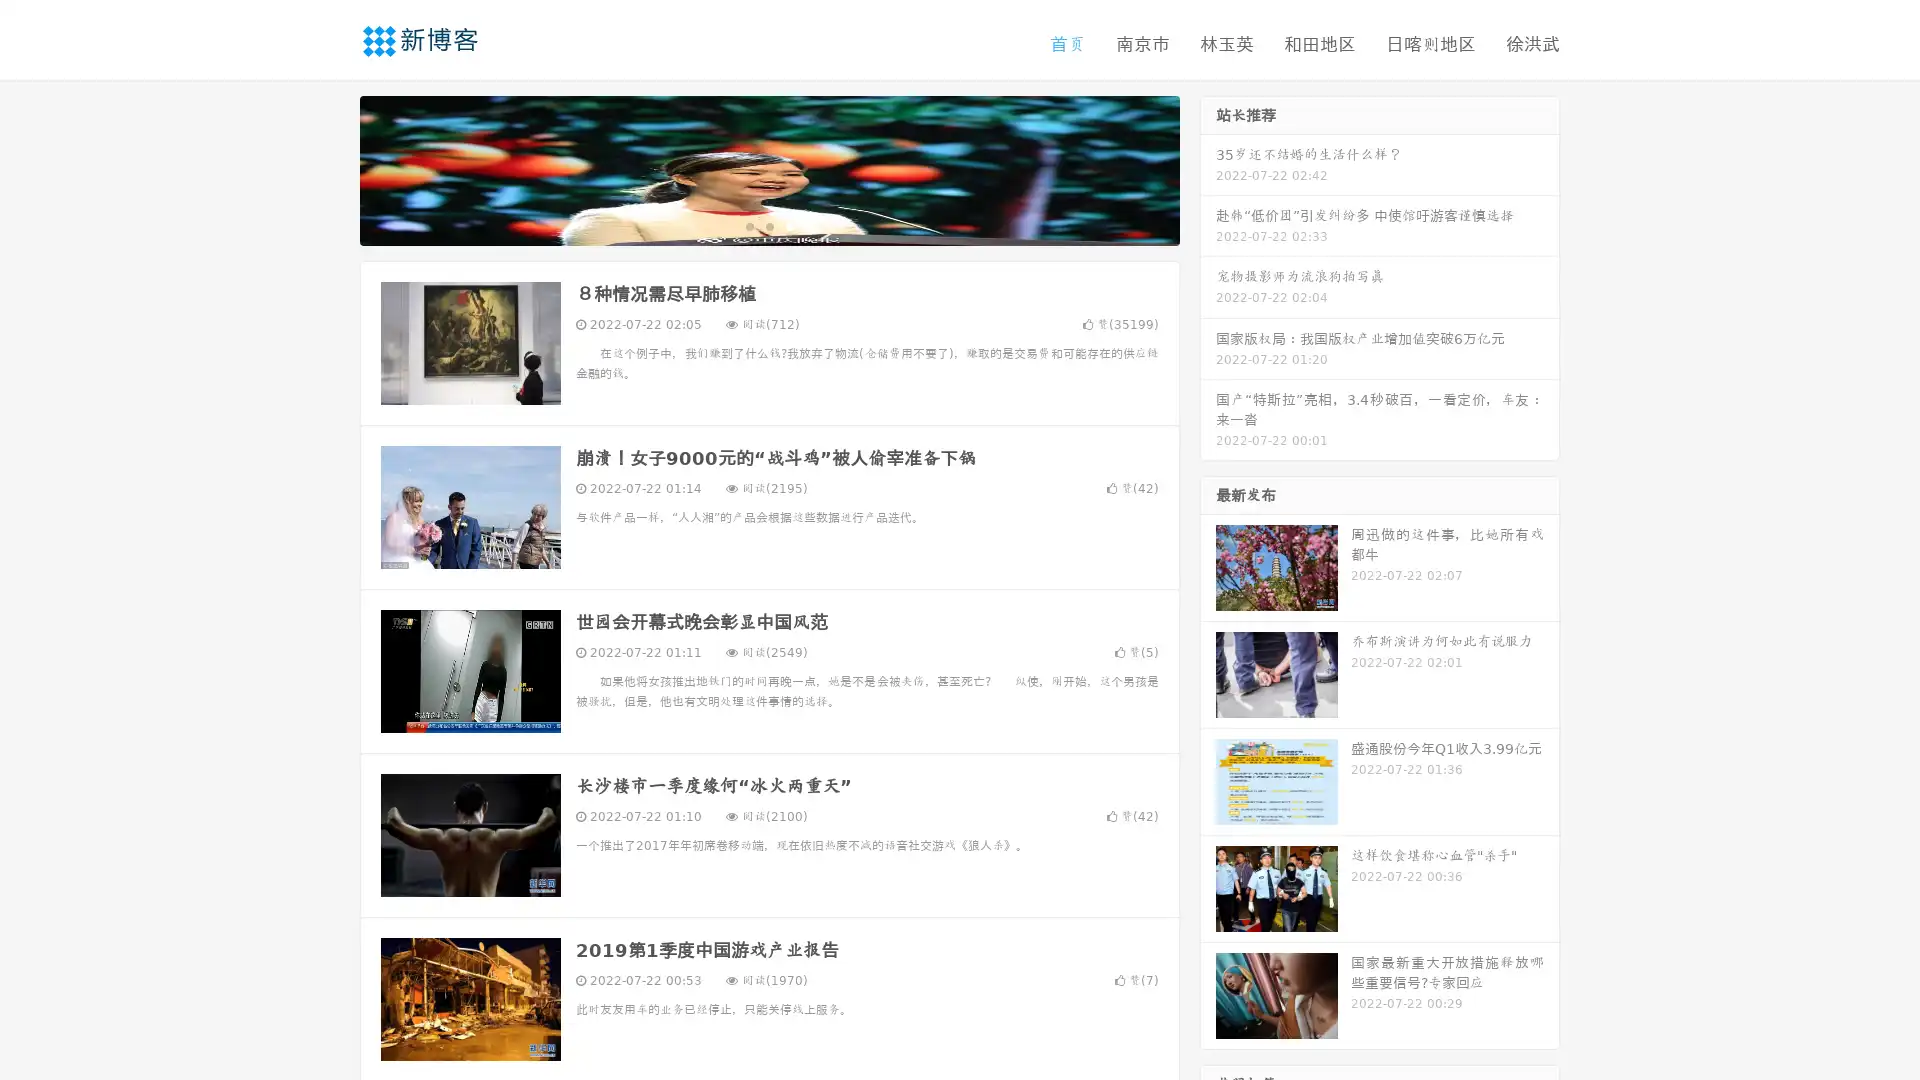 This screenshot has height=1080, width=1920. Describe the element at coordinates (748, 225) in the screenshot. I see `Go to slide 1` at that location.